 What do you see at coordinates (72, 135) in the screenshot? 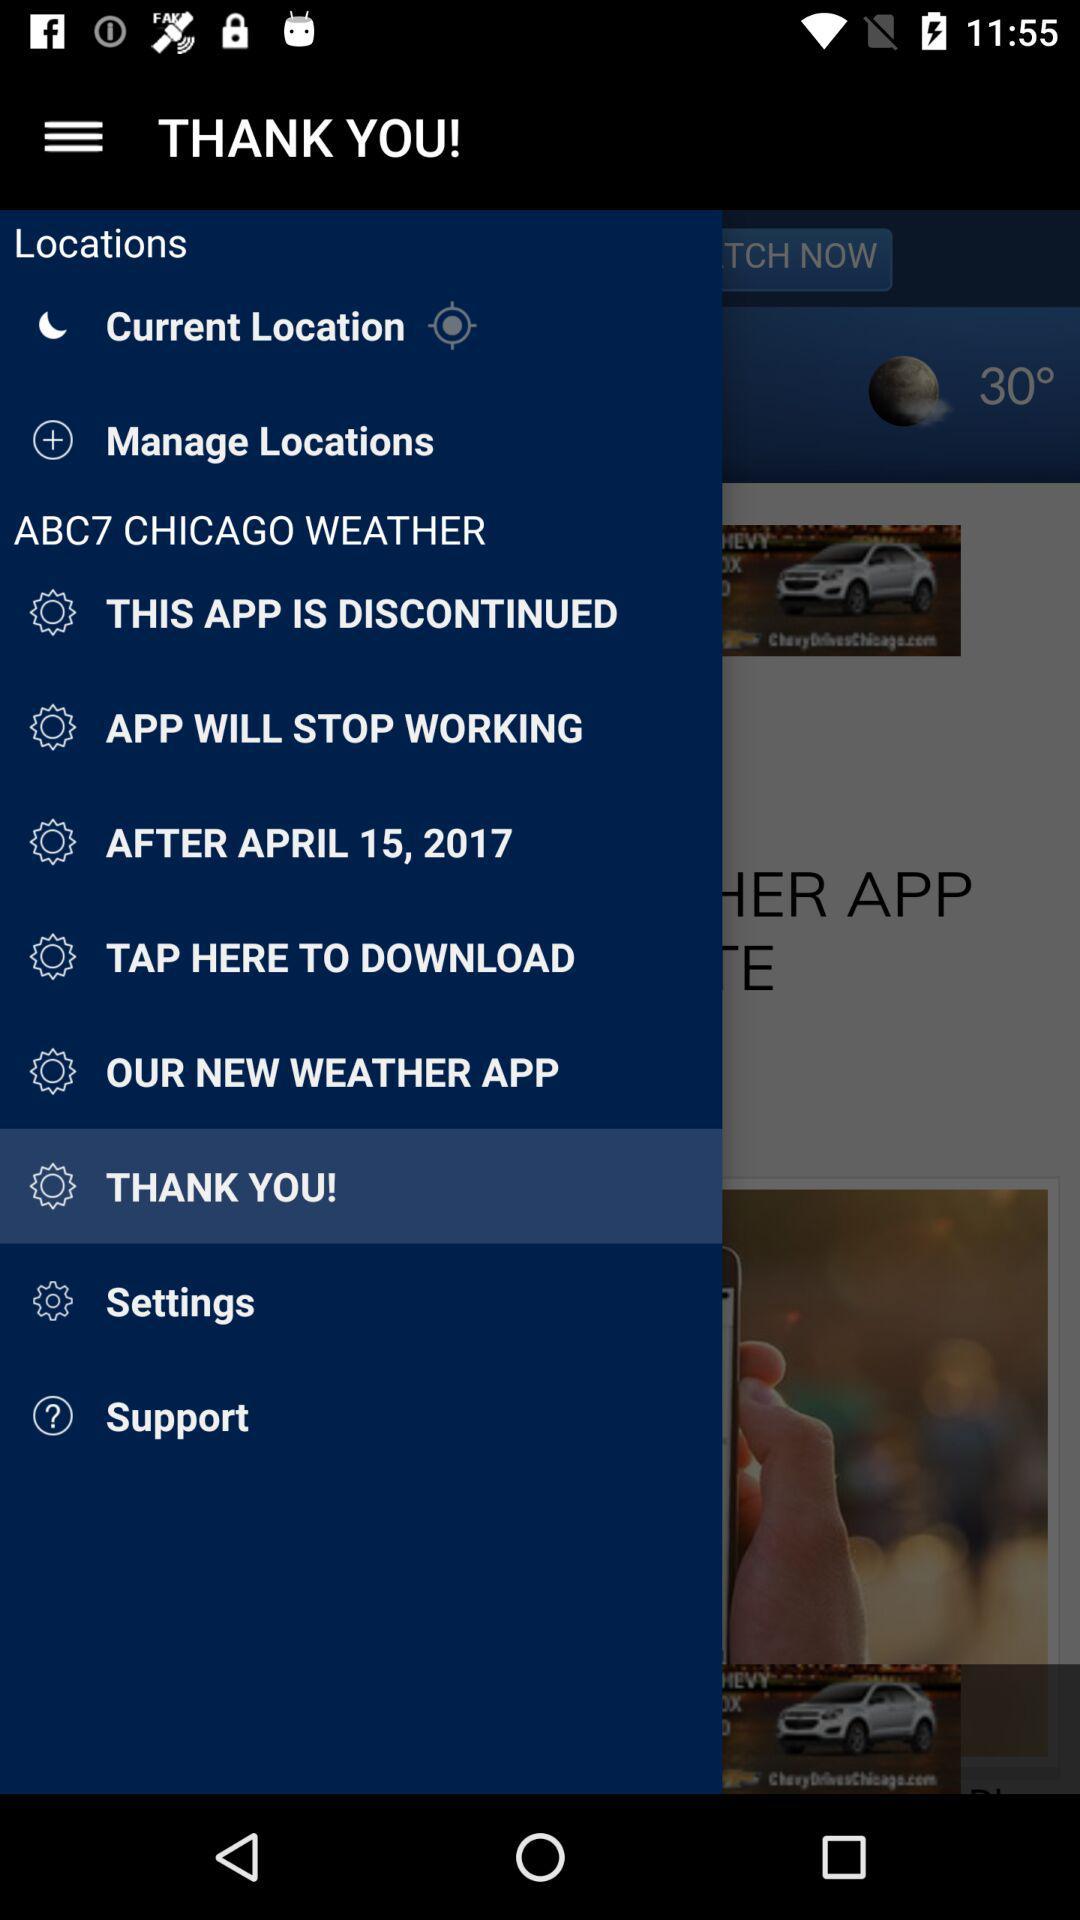
I see `icon next to the thank you! app` at bounding box center [72, 135].